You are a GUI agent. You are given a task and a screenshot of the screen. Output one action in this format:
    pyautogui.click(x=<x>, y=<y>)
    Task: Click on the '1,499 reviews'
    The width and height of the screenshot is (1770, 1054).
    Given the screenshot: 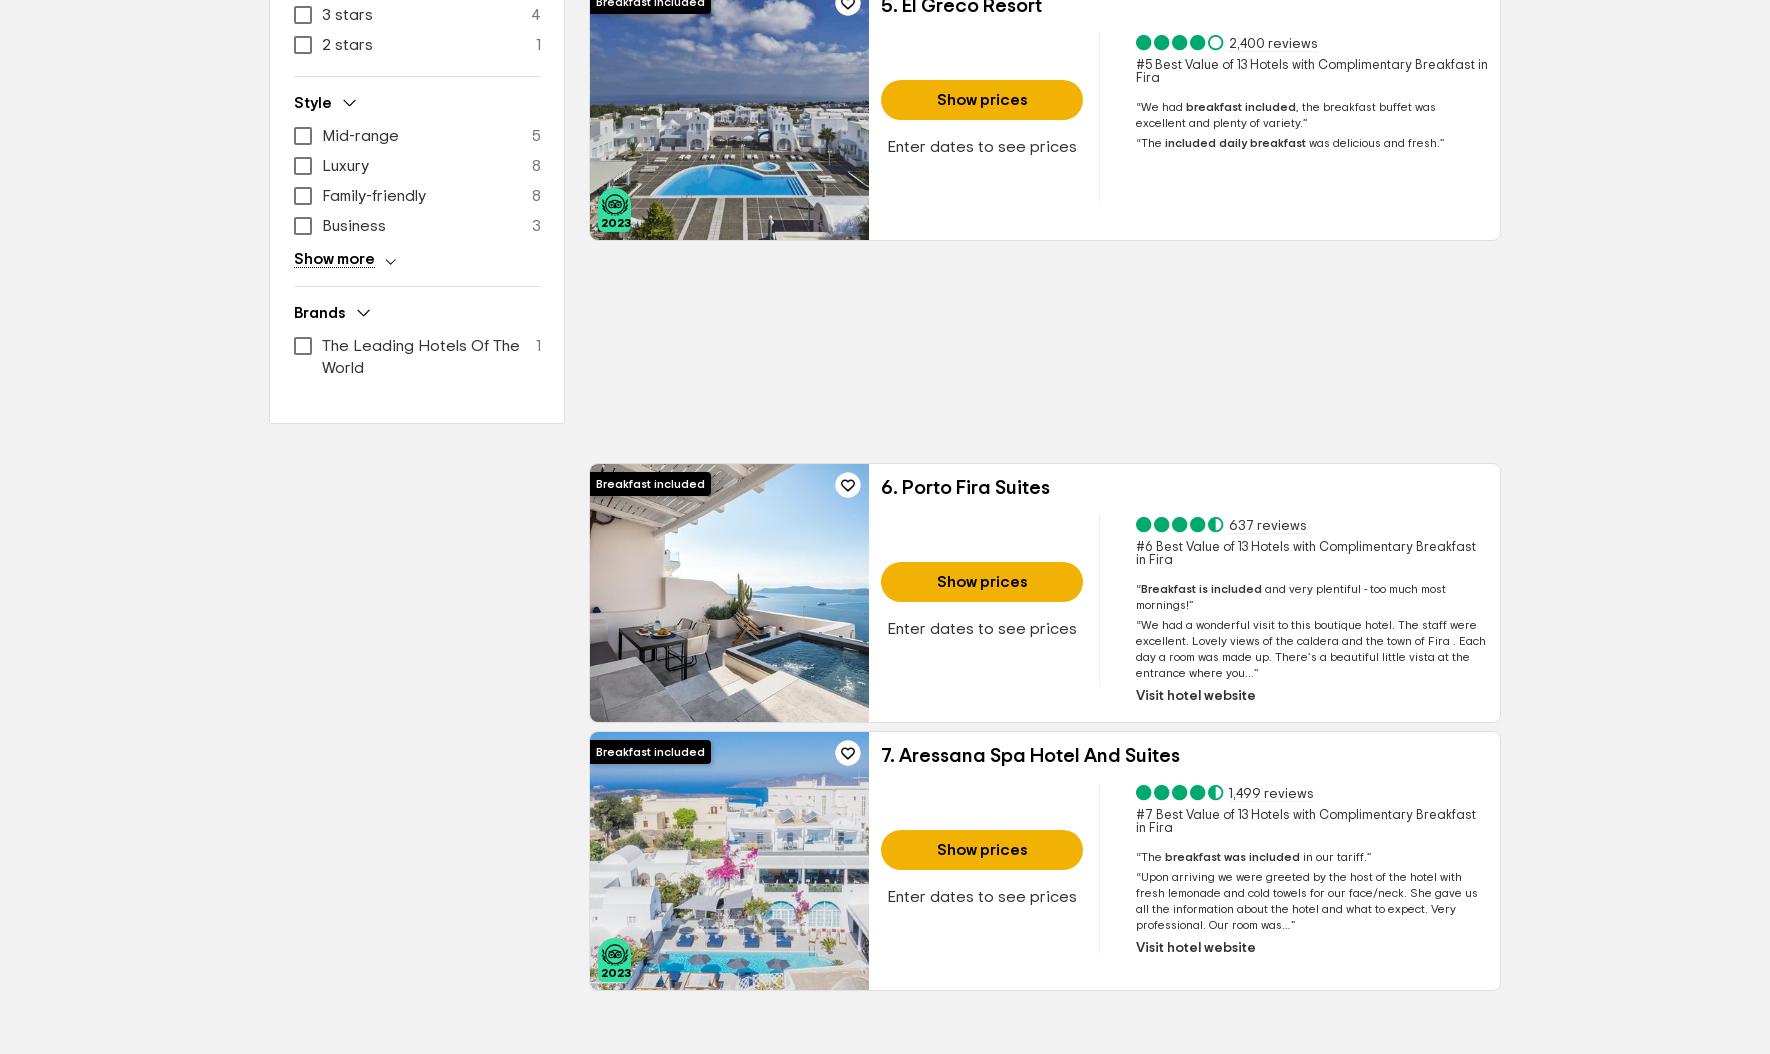 What is the action you would take?
    pyautogui.click(x=1269, y=792)
    